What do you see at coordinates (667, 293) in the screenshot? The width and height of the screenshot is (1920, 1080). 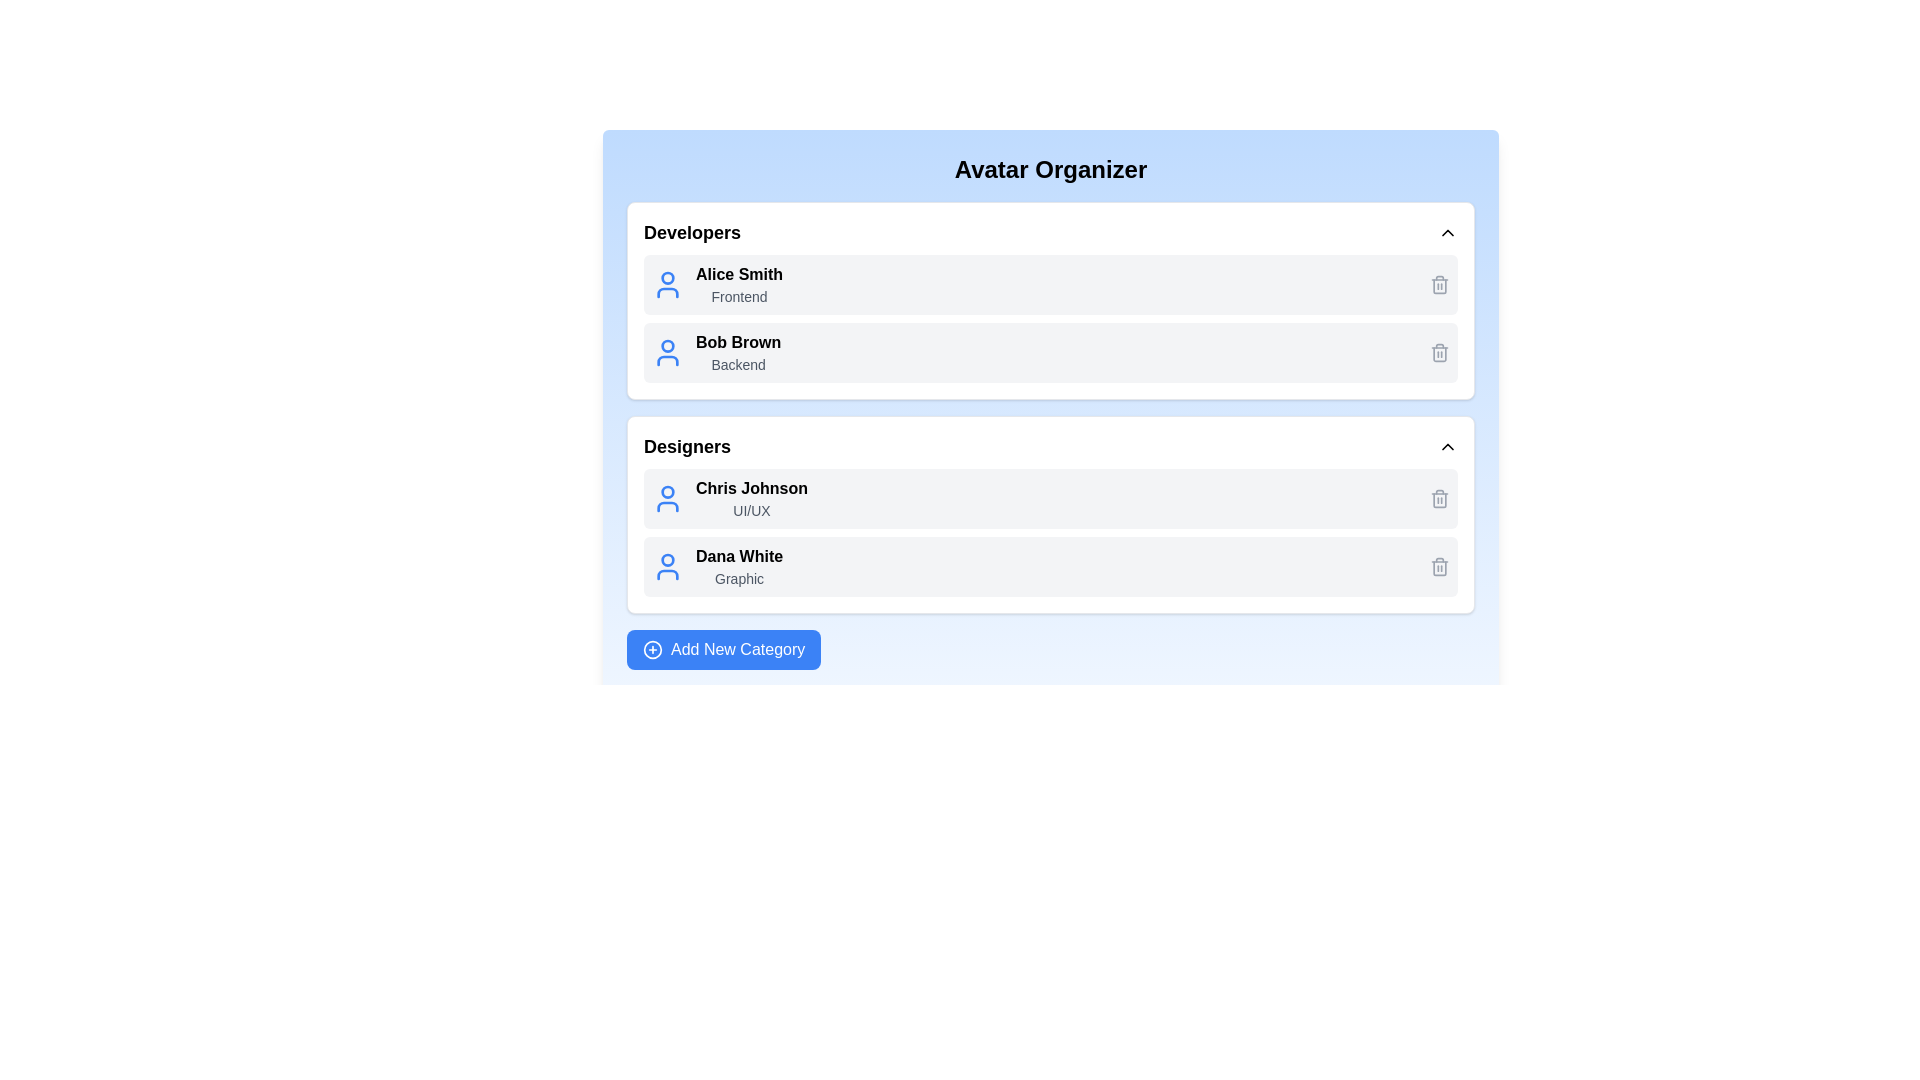 I see `the blue curved shape representing the lower half of the user icon torso within the SVG` at bounding box center [667, 293].